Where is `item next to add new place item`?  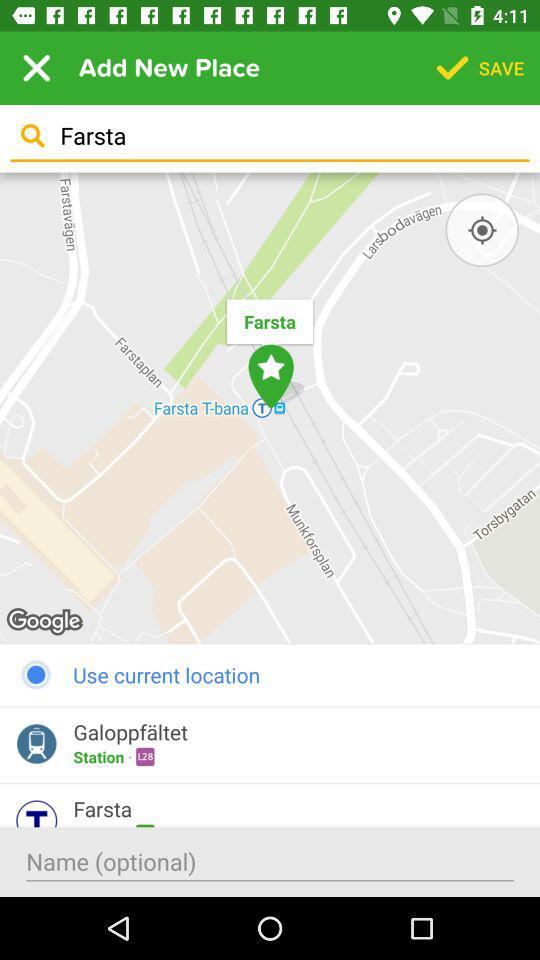
item next to add new place item is located at coordinates (36, 68).